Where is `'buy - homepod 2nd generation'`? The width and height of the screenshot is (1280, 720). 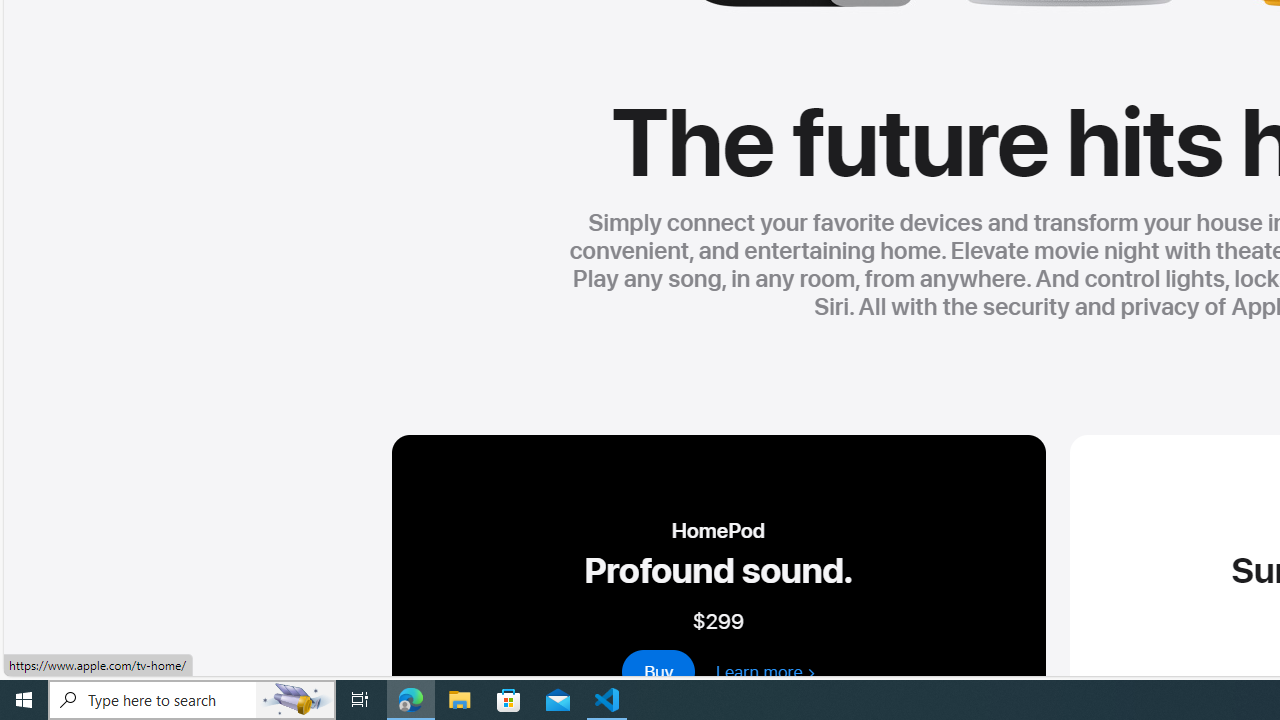
'buy - homepod 2nd generation' is located at coordinates (659, 671).